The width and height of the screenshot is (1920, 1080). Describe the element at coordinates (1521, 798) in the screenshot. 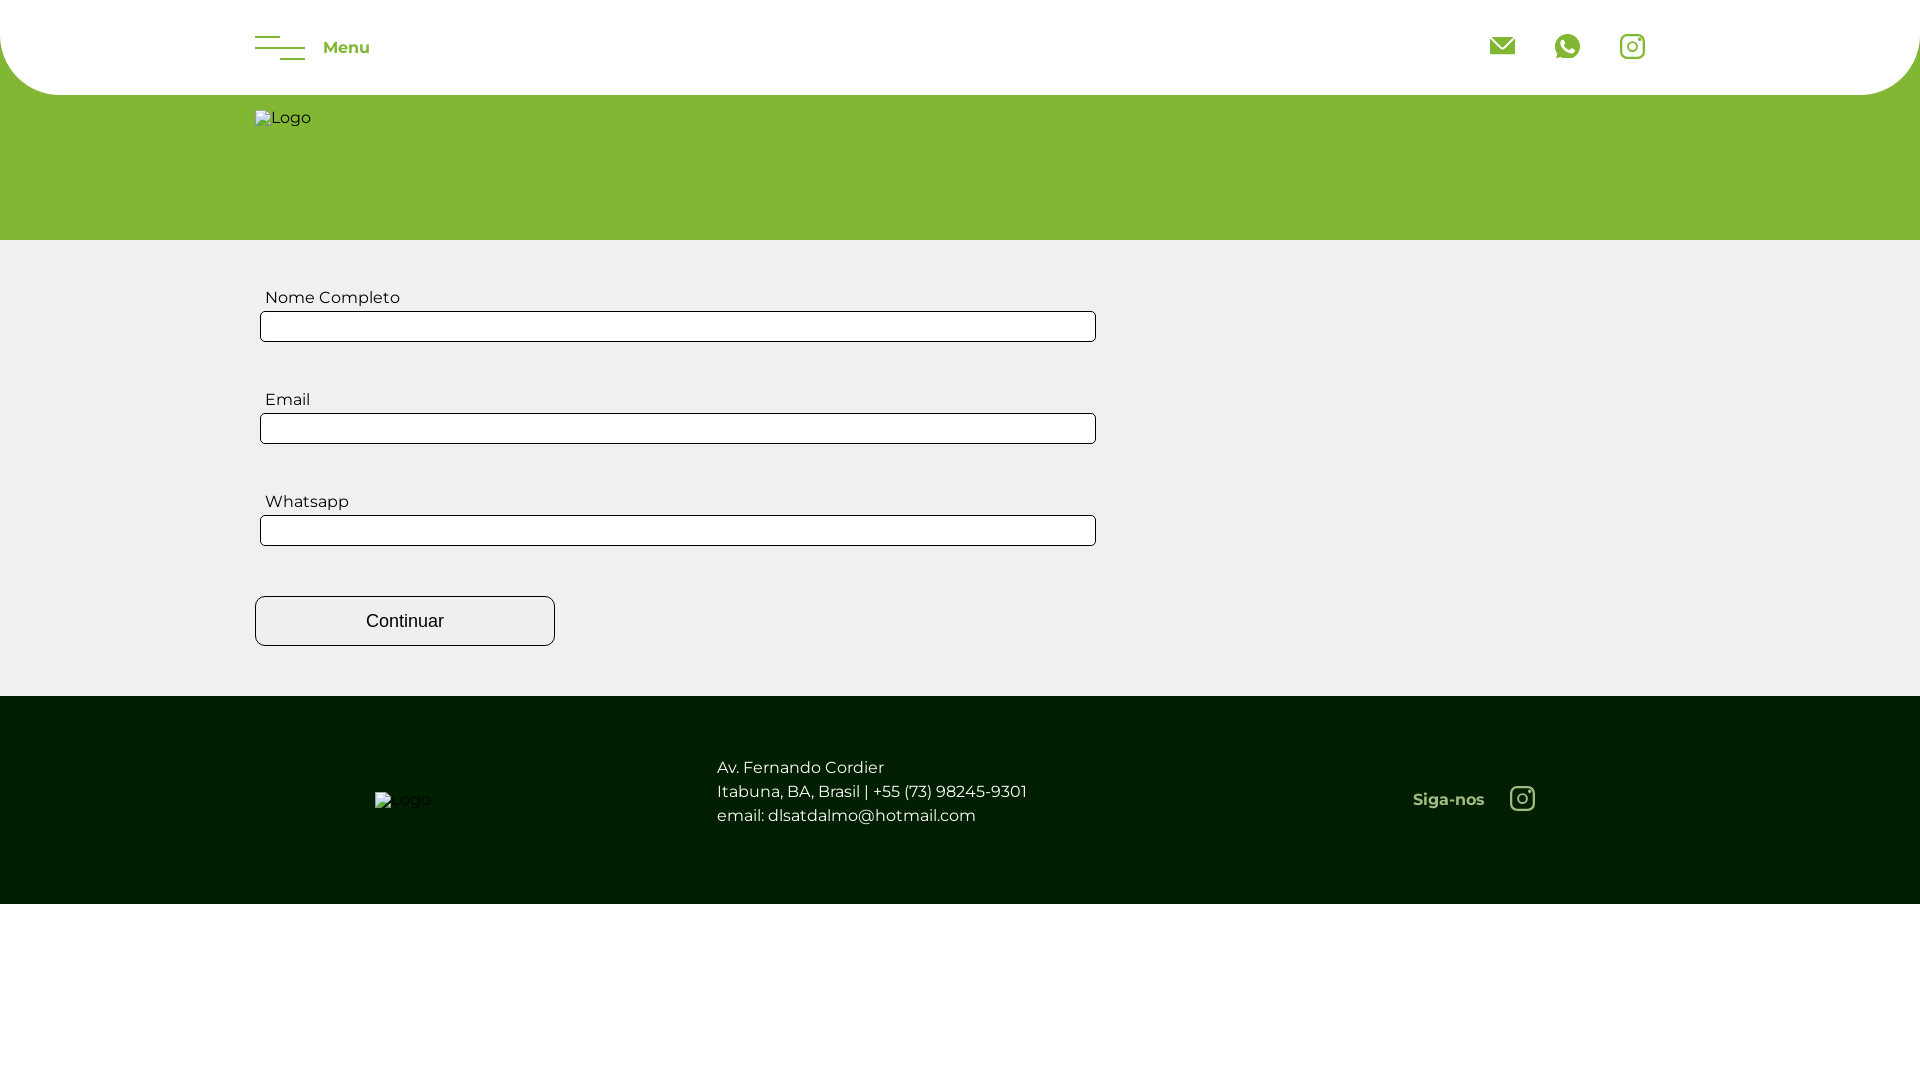

I see `'https://www.instagram.com/'` at that location.